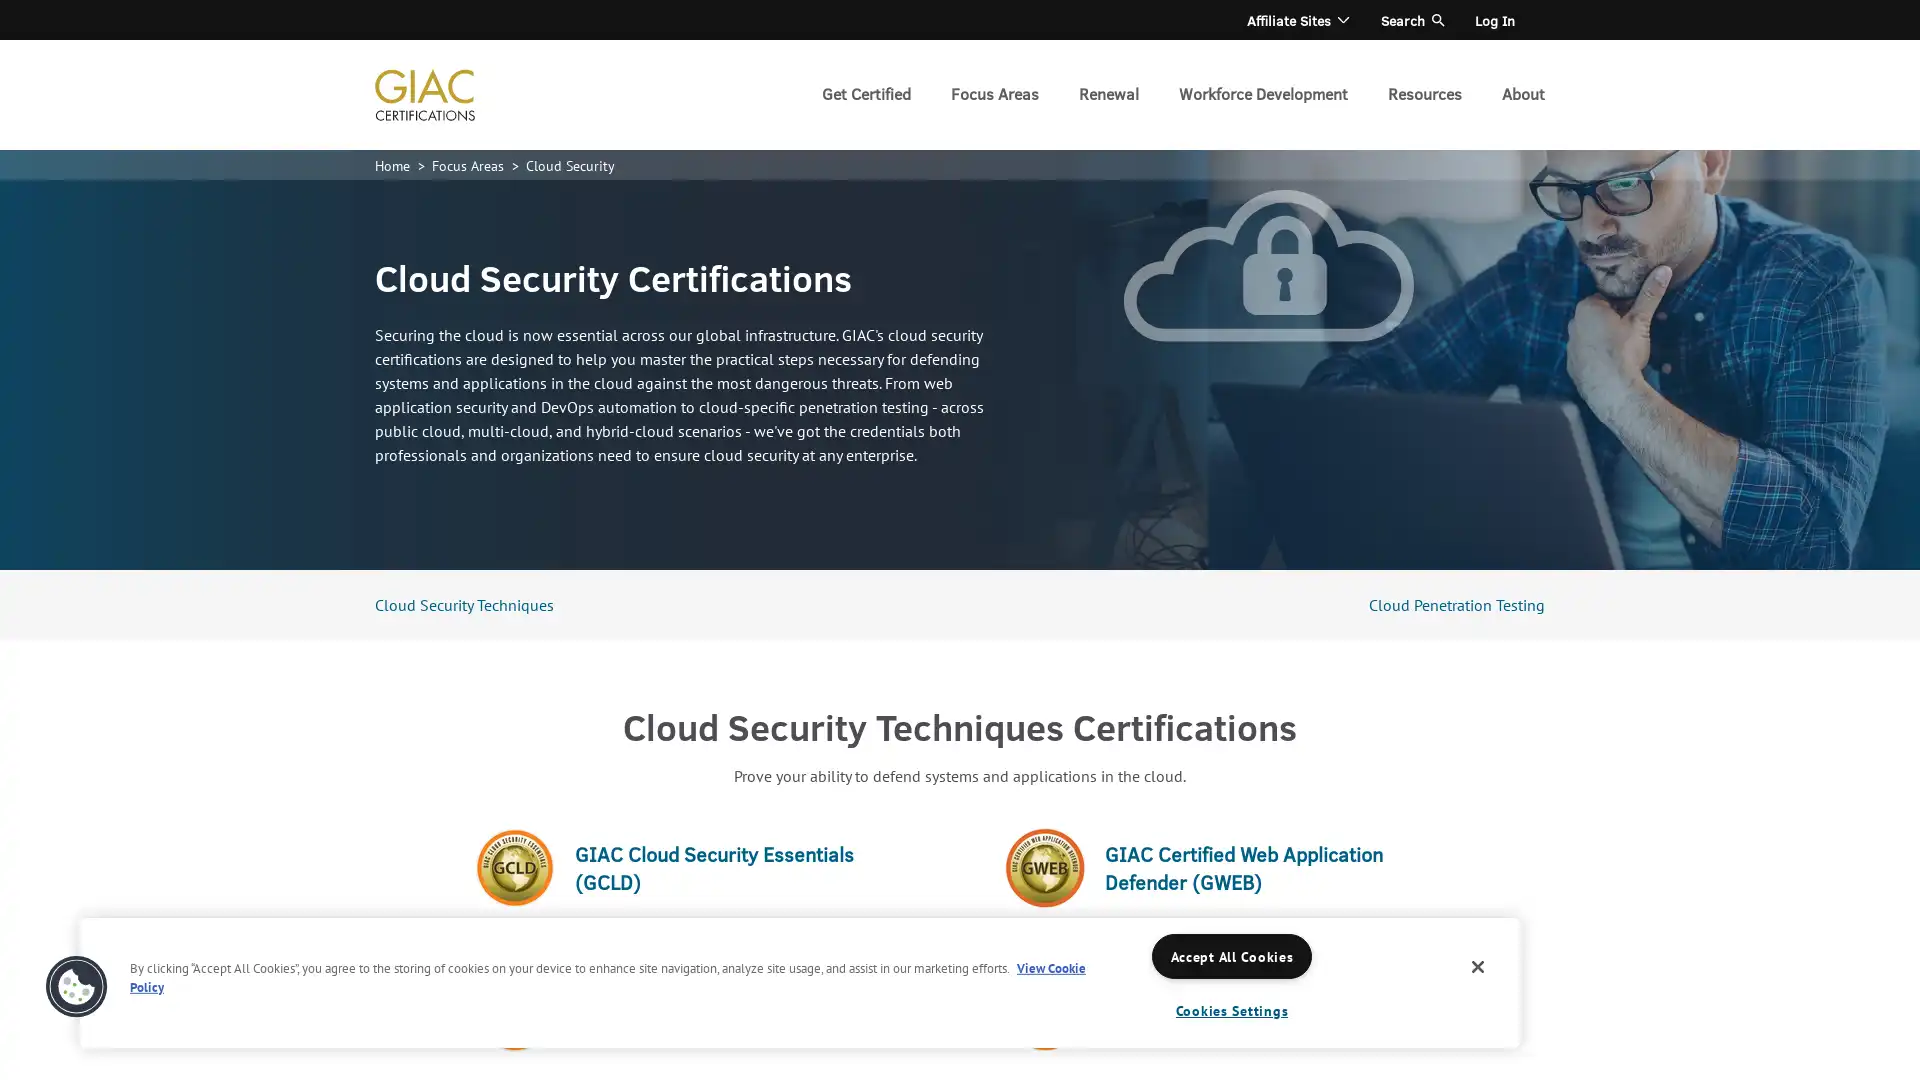  I want to click on Cookies Settings, so click(1231, 1010).